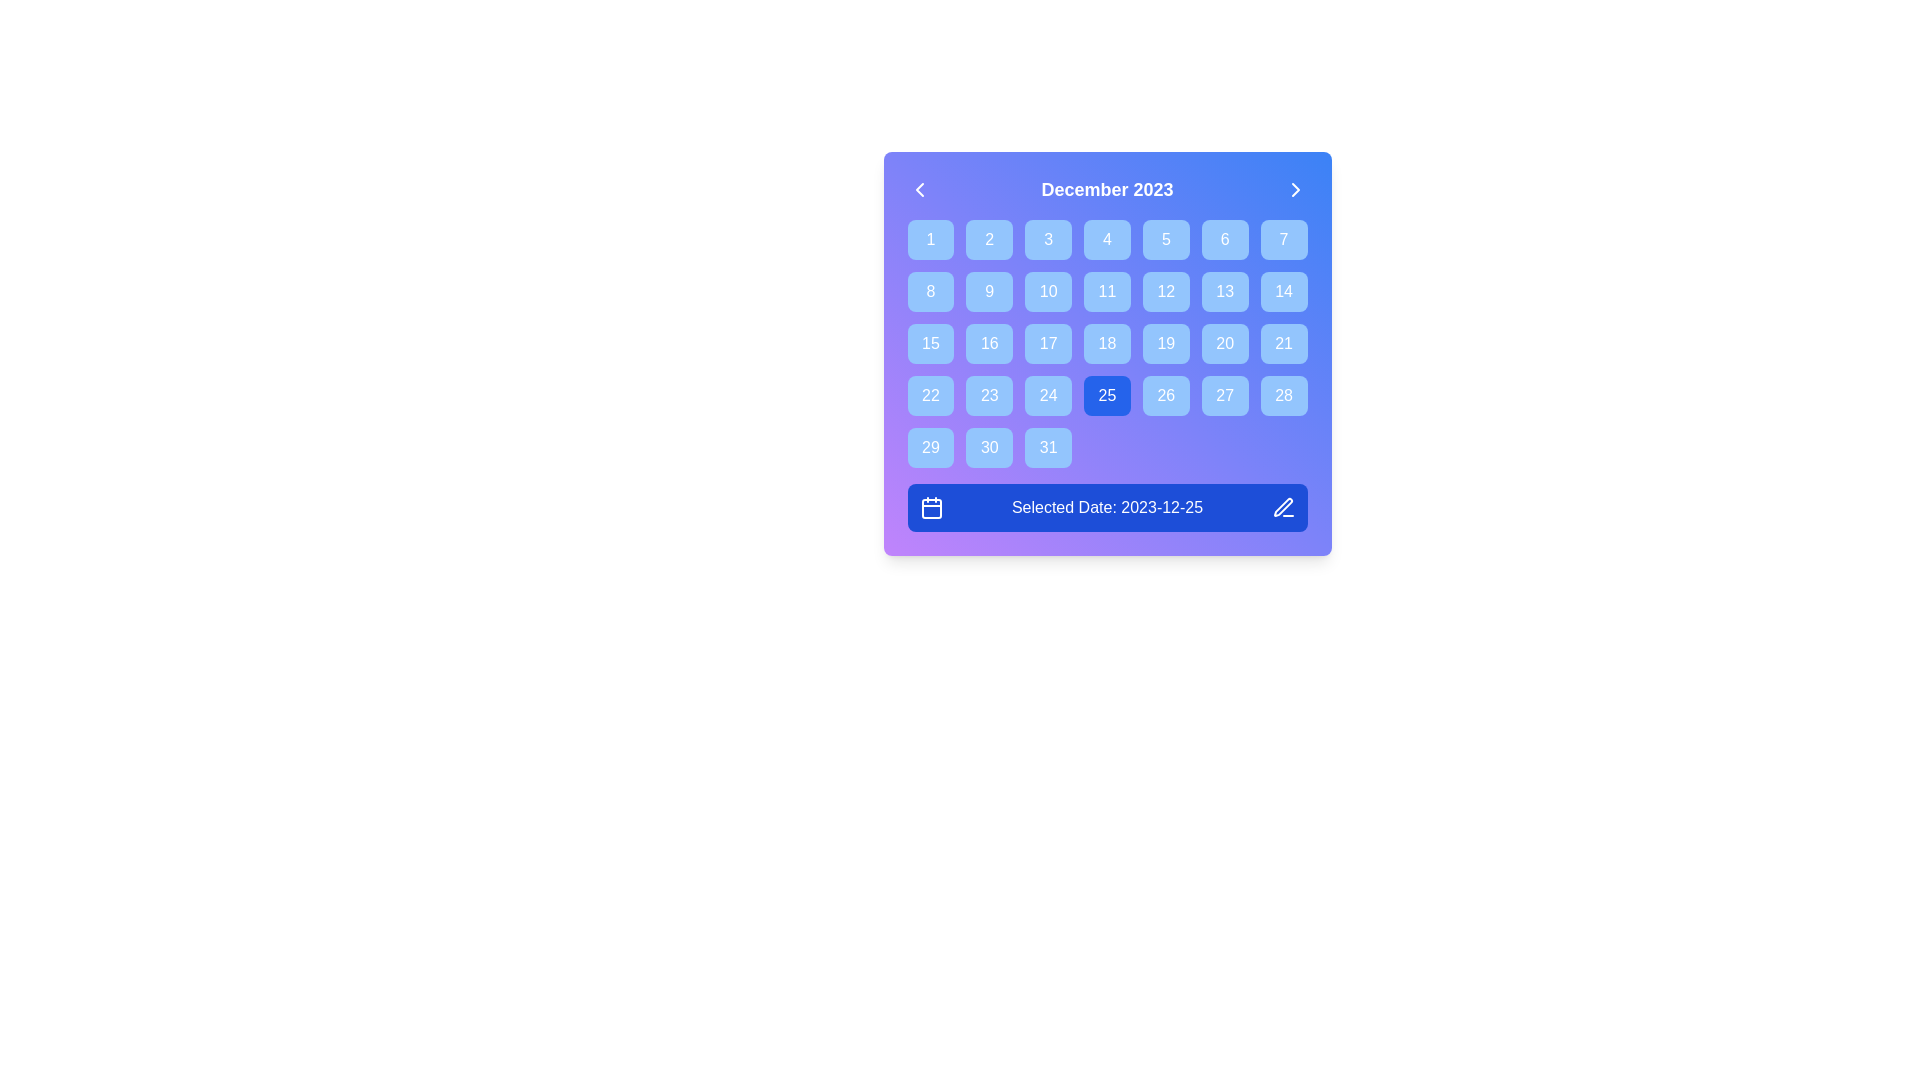 The width and height of the screenshot is (1920, 1080). What do you see at coordinates (1224, 238) in the screenshot?
I see `the button displaying the number '6' with a light-blue background, located in the upper portion of the calendar interface for December 2023` at bounding box center [1224, 238].